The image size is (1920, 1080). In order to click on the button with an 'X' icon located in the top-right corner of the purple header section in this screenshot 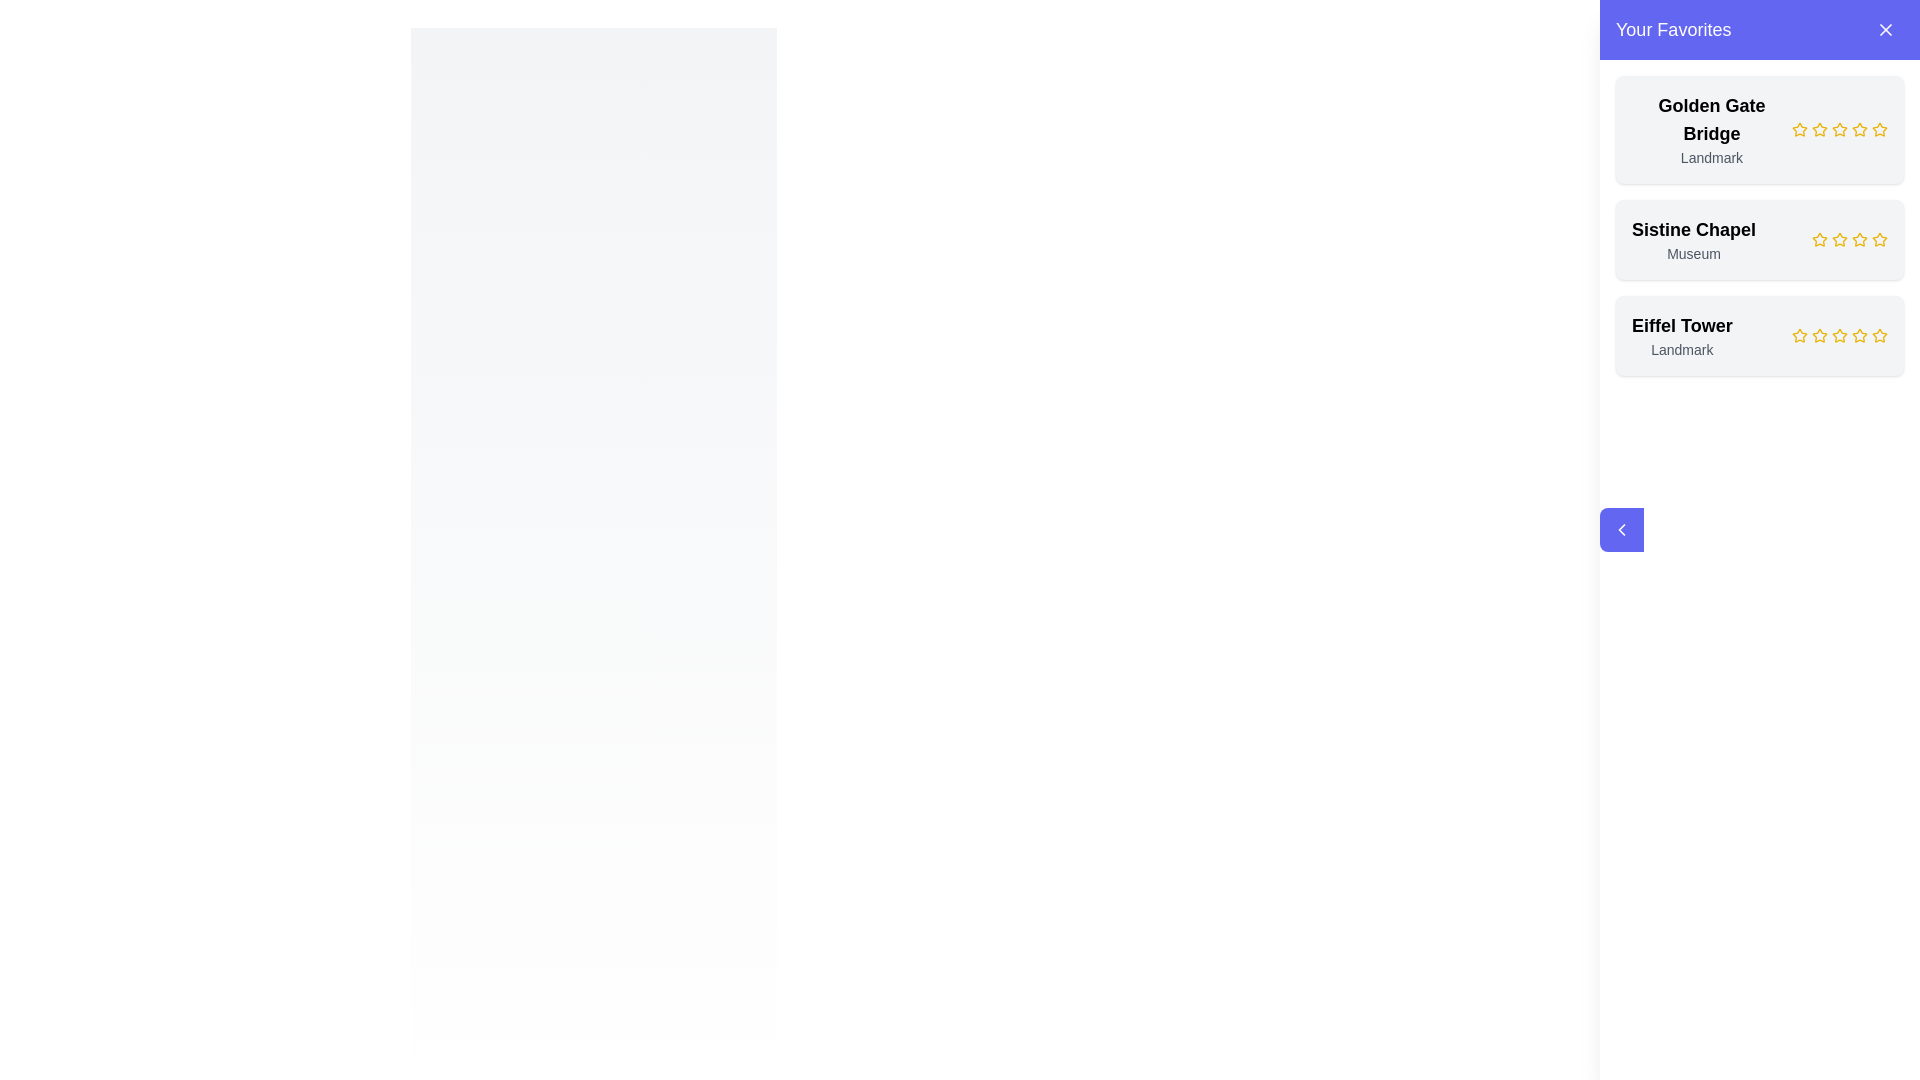, I will do `click(1885, 30)`.